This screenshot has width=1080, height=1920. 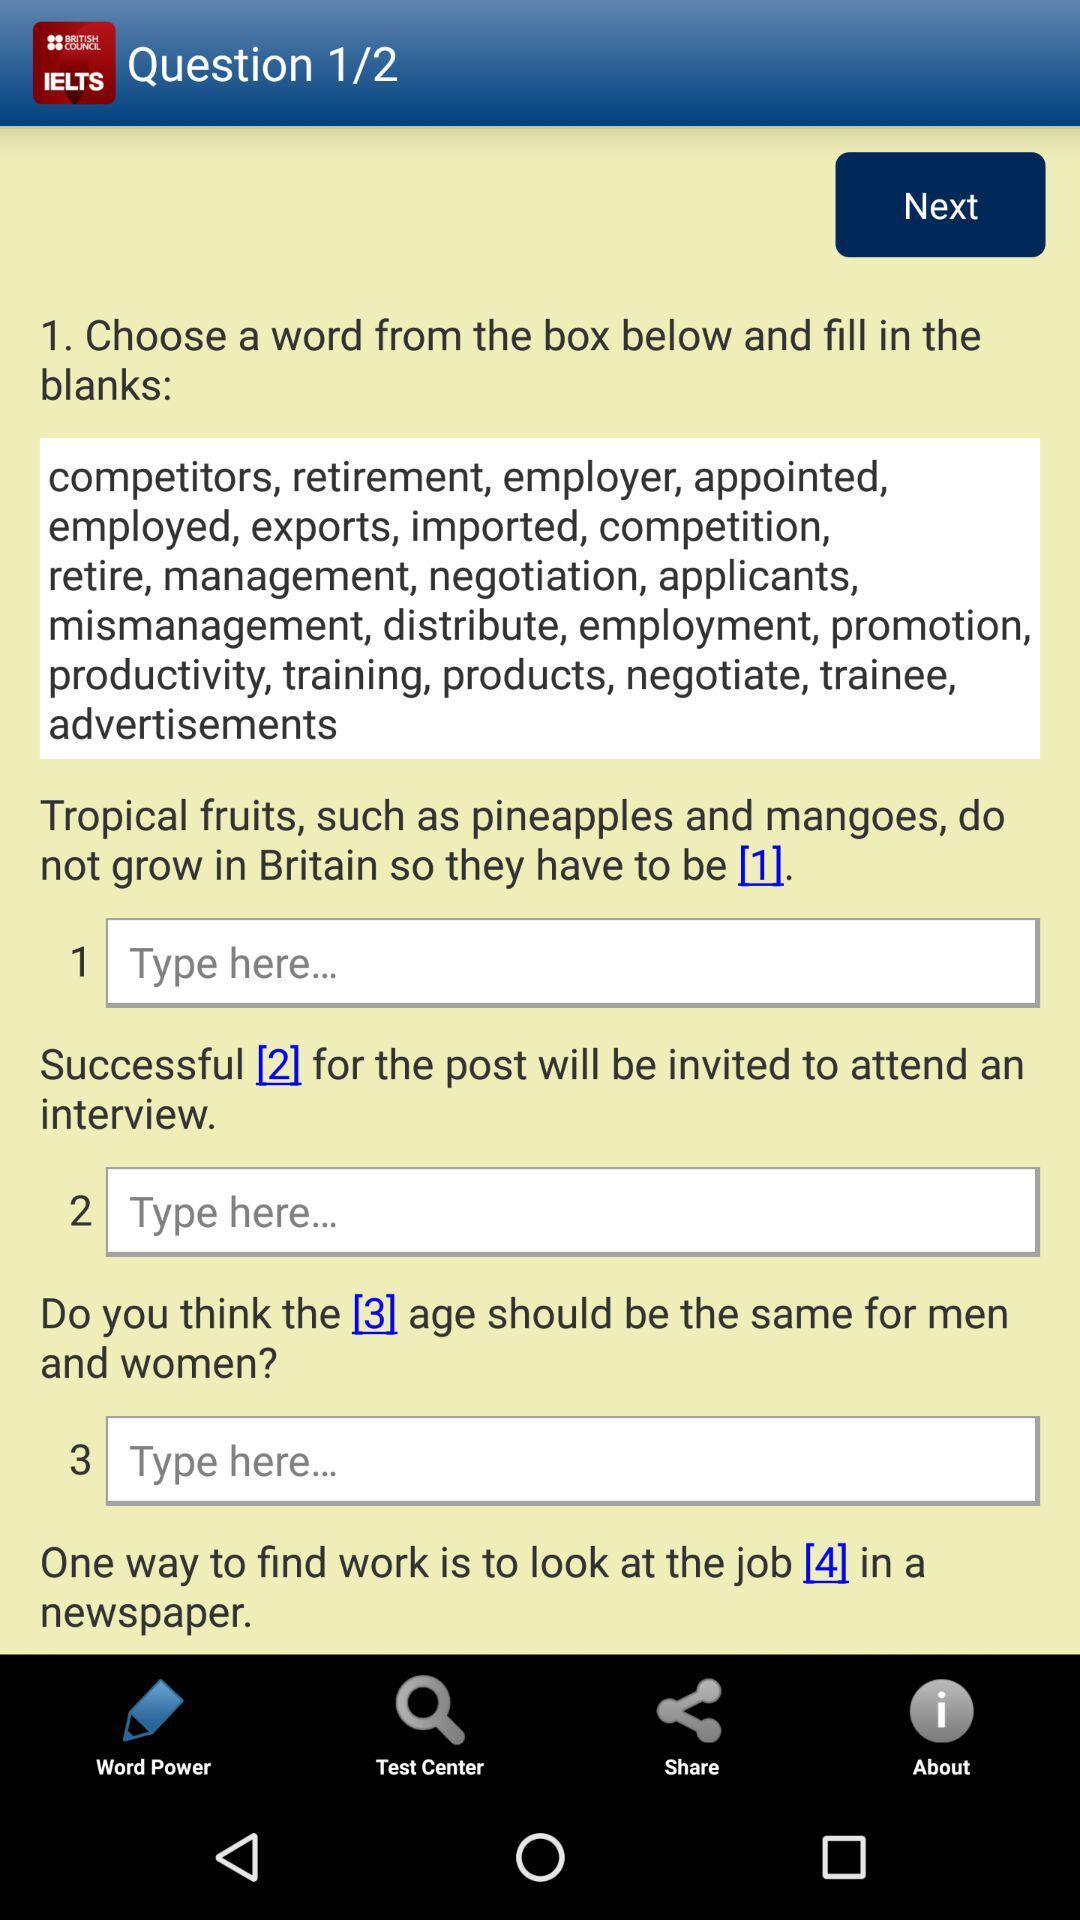 I want to click on the item above tropical fruits such item, so click(x=540, y=597).